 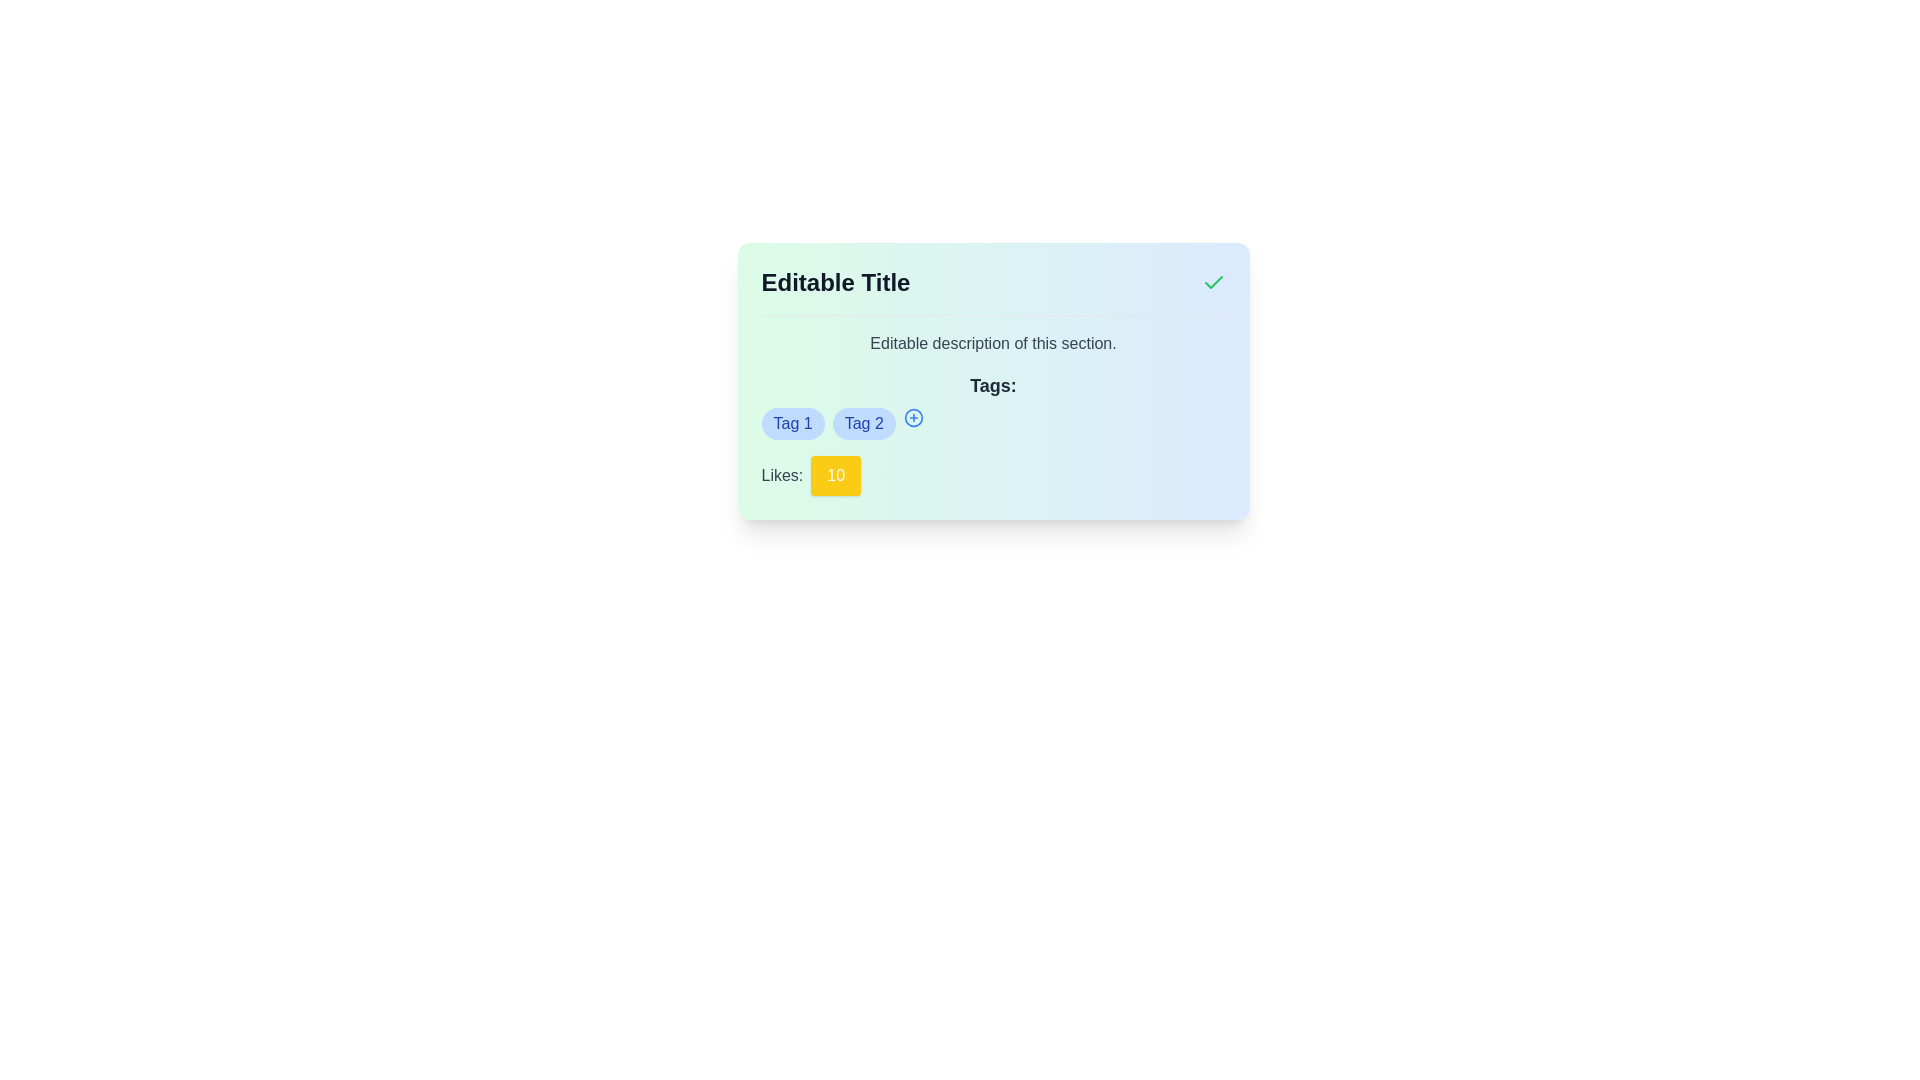 What do you see at coordinates (912, 416) in the screenshot?
I see `the center of the button located in the 'Tags:' section, to the right of the 'Tag 2' label` at bounding box center [912, 416].